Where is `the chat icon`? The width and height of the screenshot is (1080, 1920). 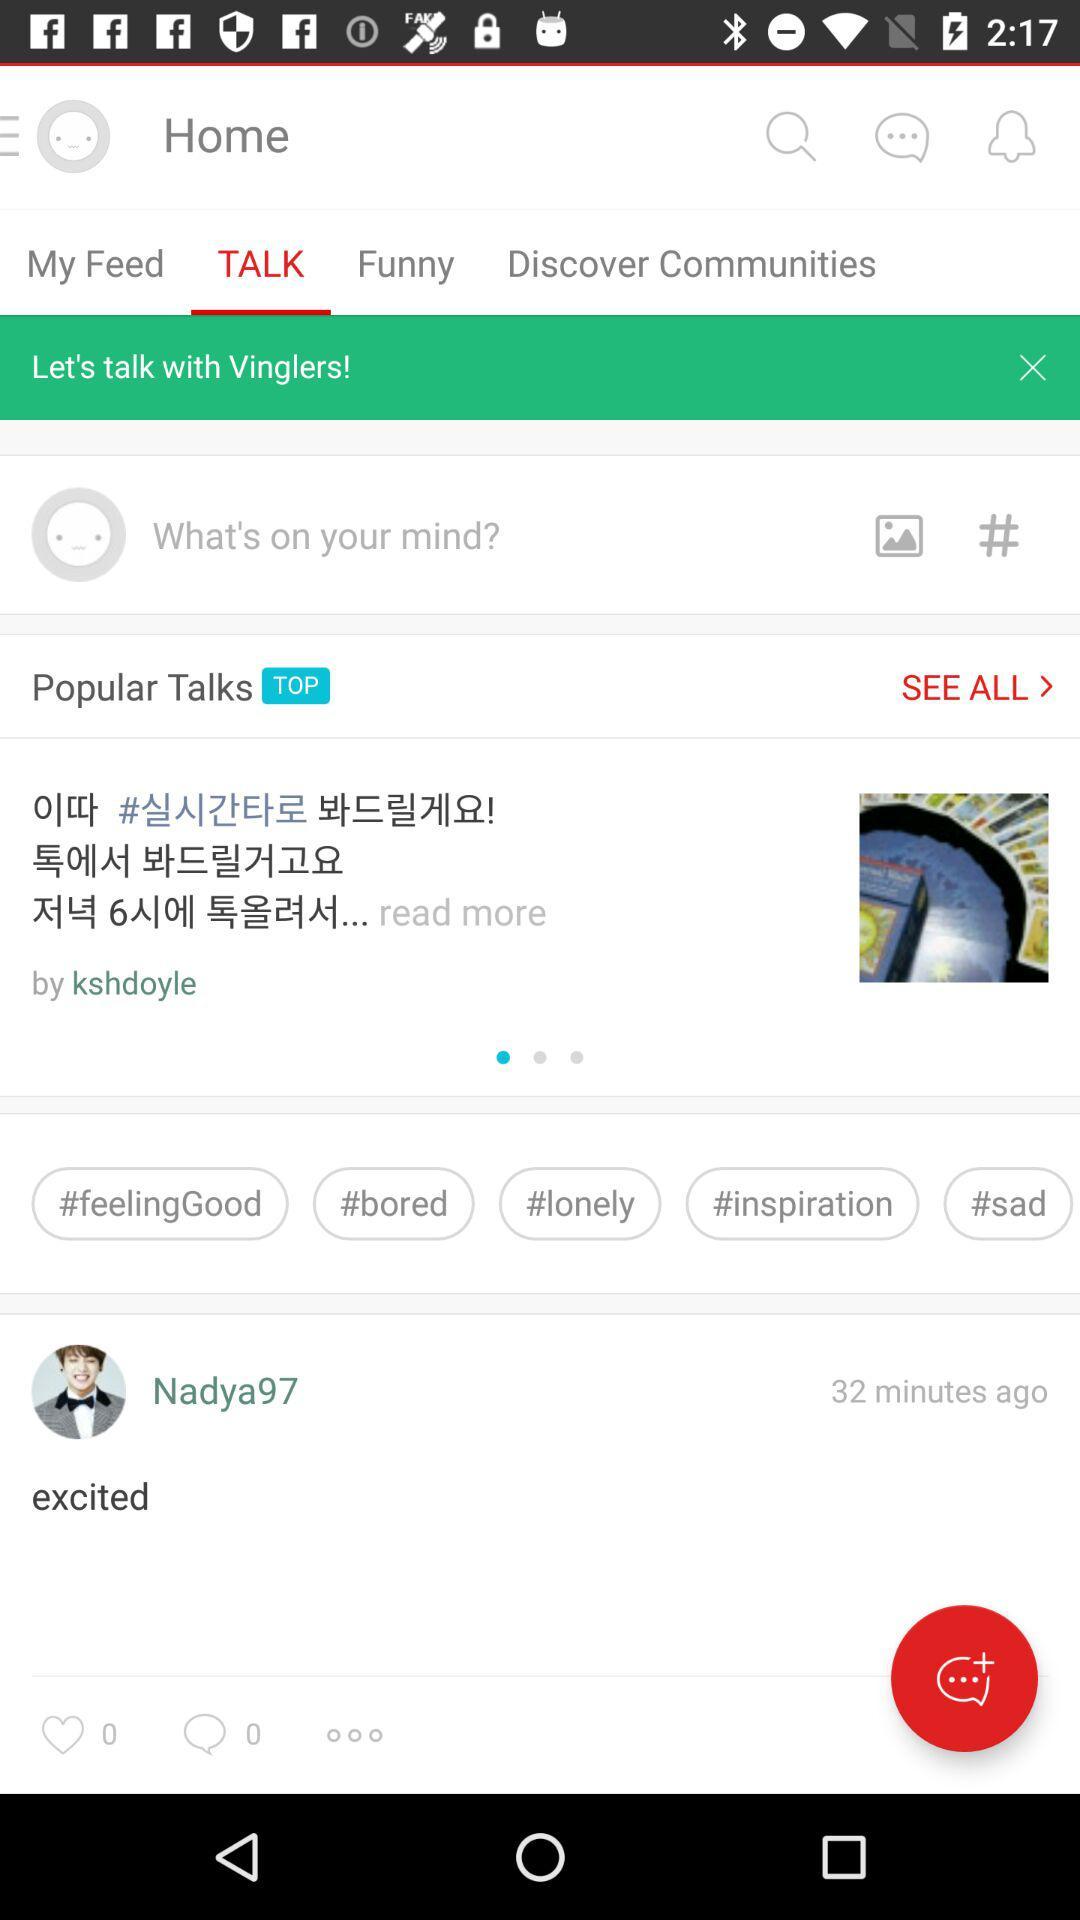
the chat icon is located at coordinates (963, 1678).